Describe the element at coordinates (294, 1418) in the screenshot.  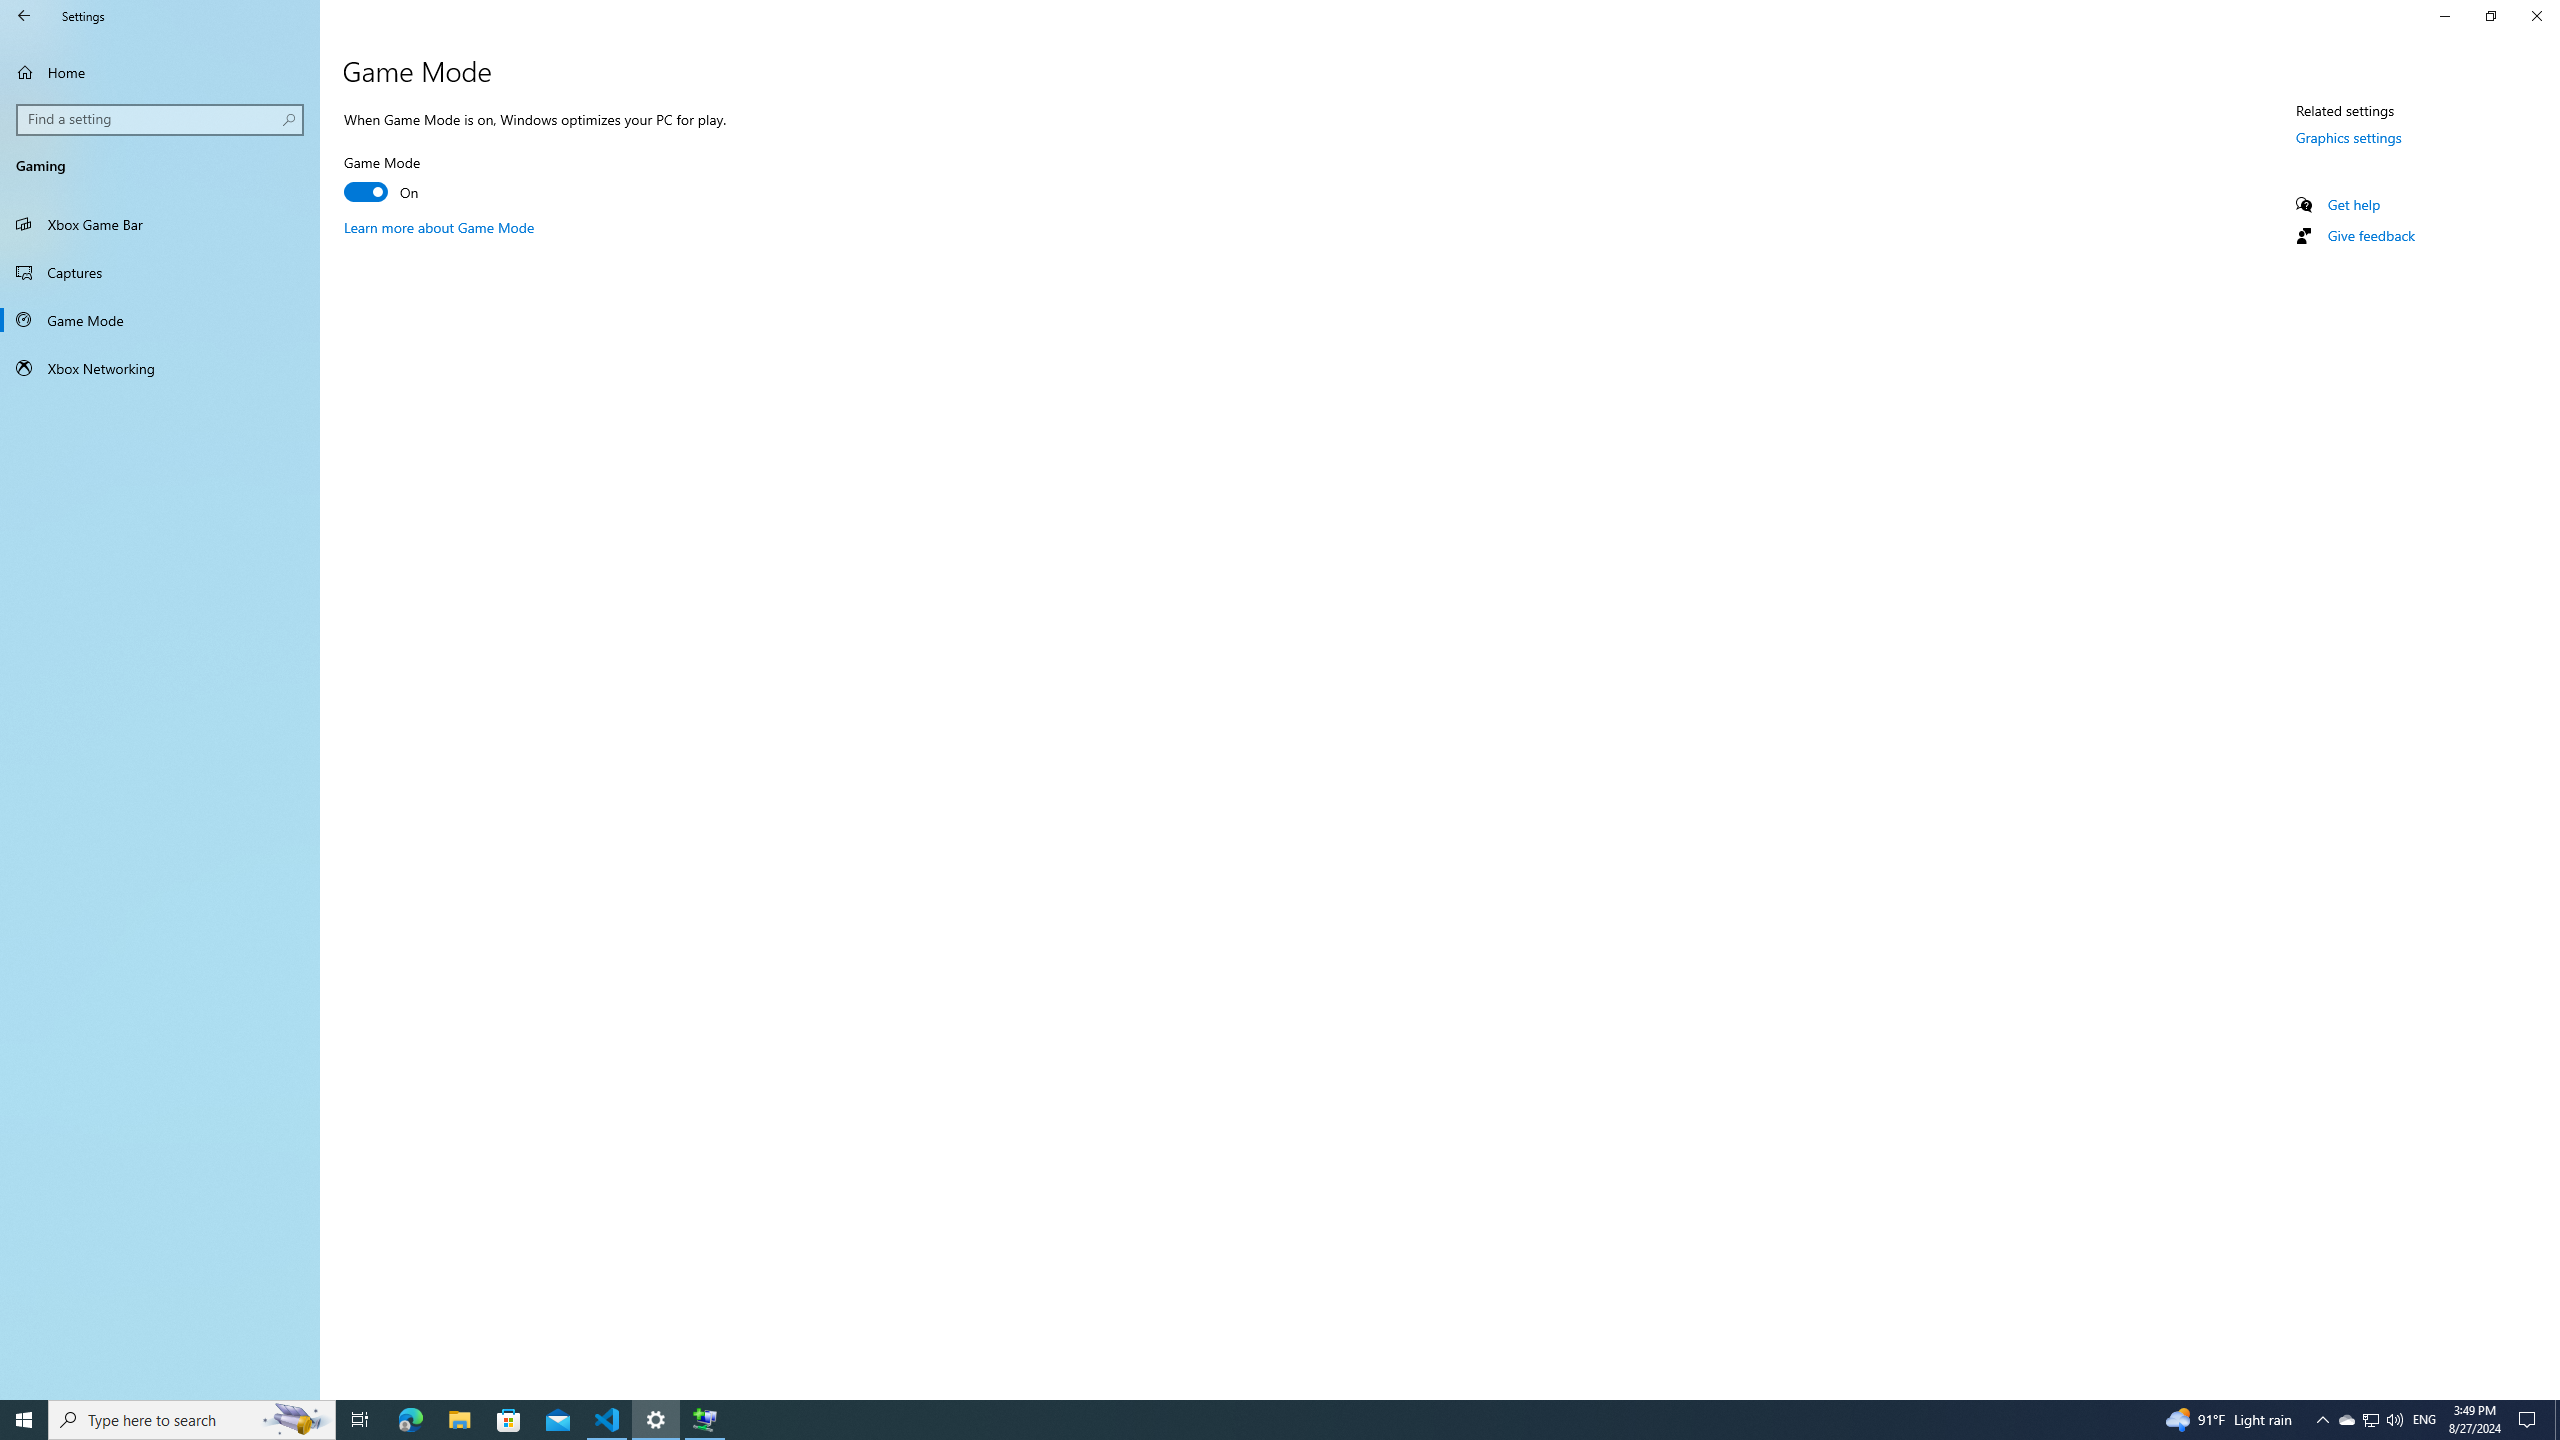
I see `'Search highlights icon opens search home window'` at that location.